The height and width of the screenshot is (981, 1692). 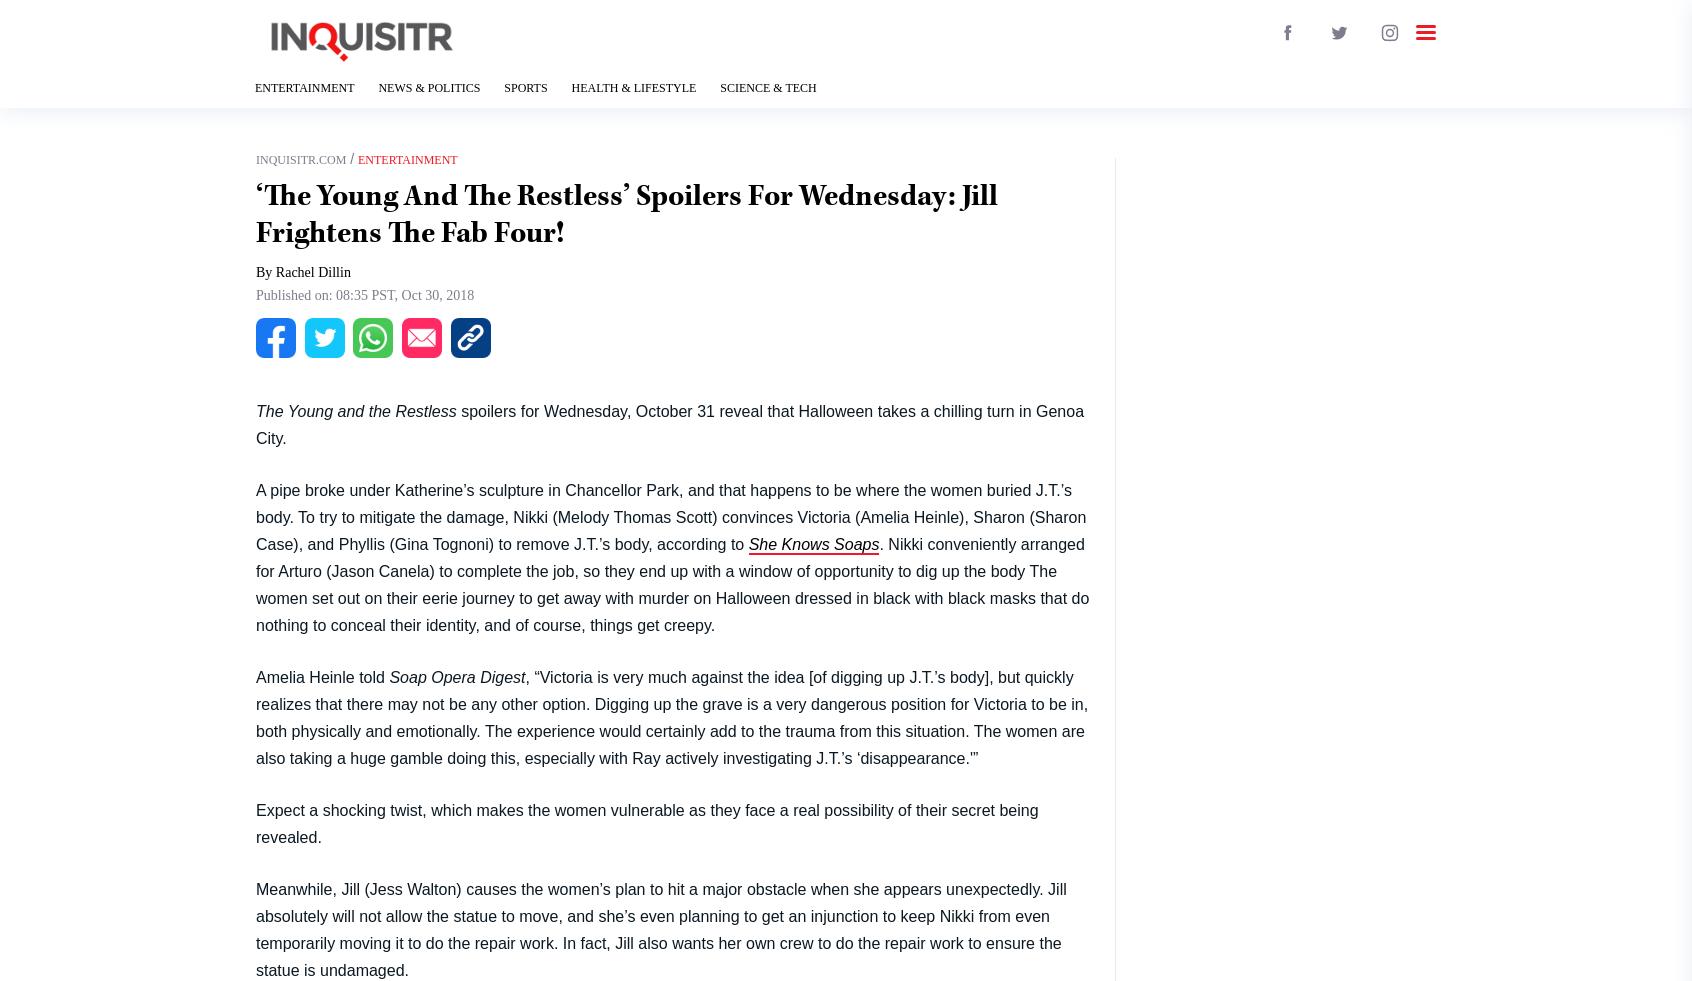 What do you see at coordinates (456, 676) in the screenshot?
I see `'Soap Opera Digest'` at bounding box center [456, 676].